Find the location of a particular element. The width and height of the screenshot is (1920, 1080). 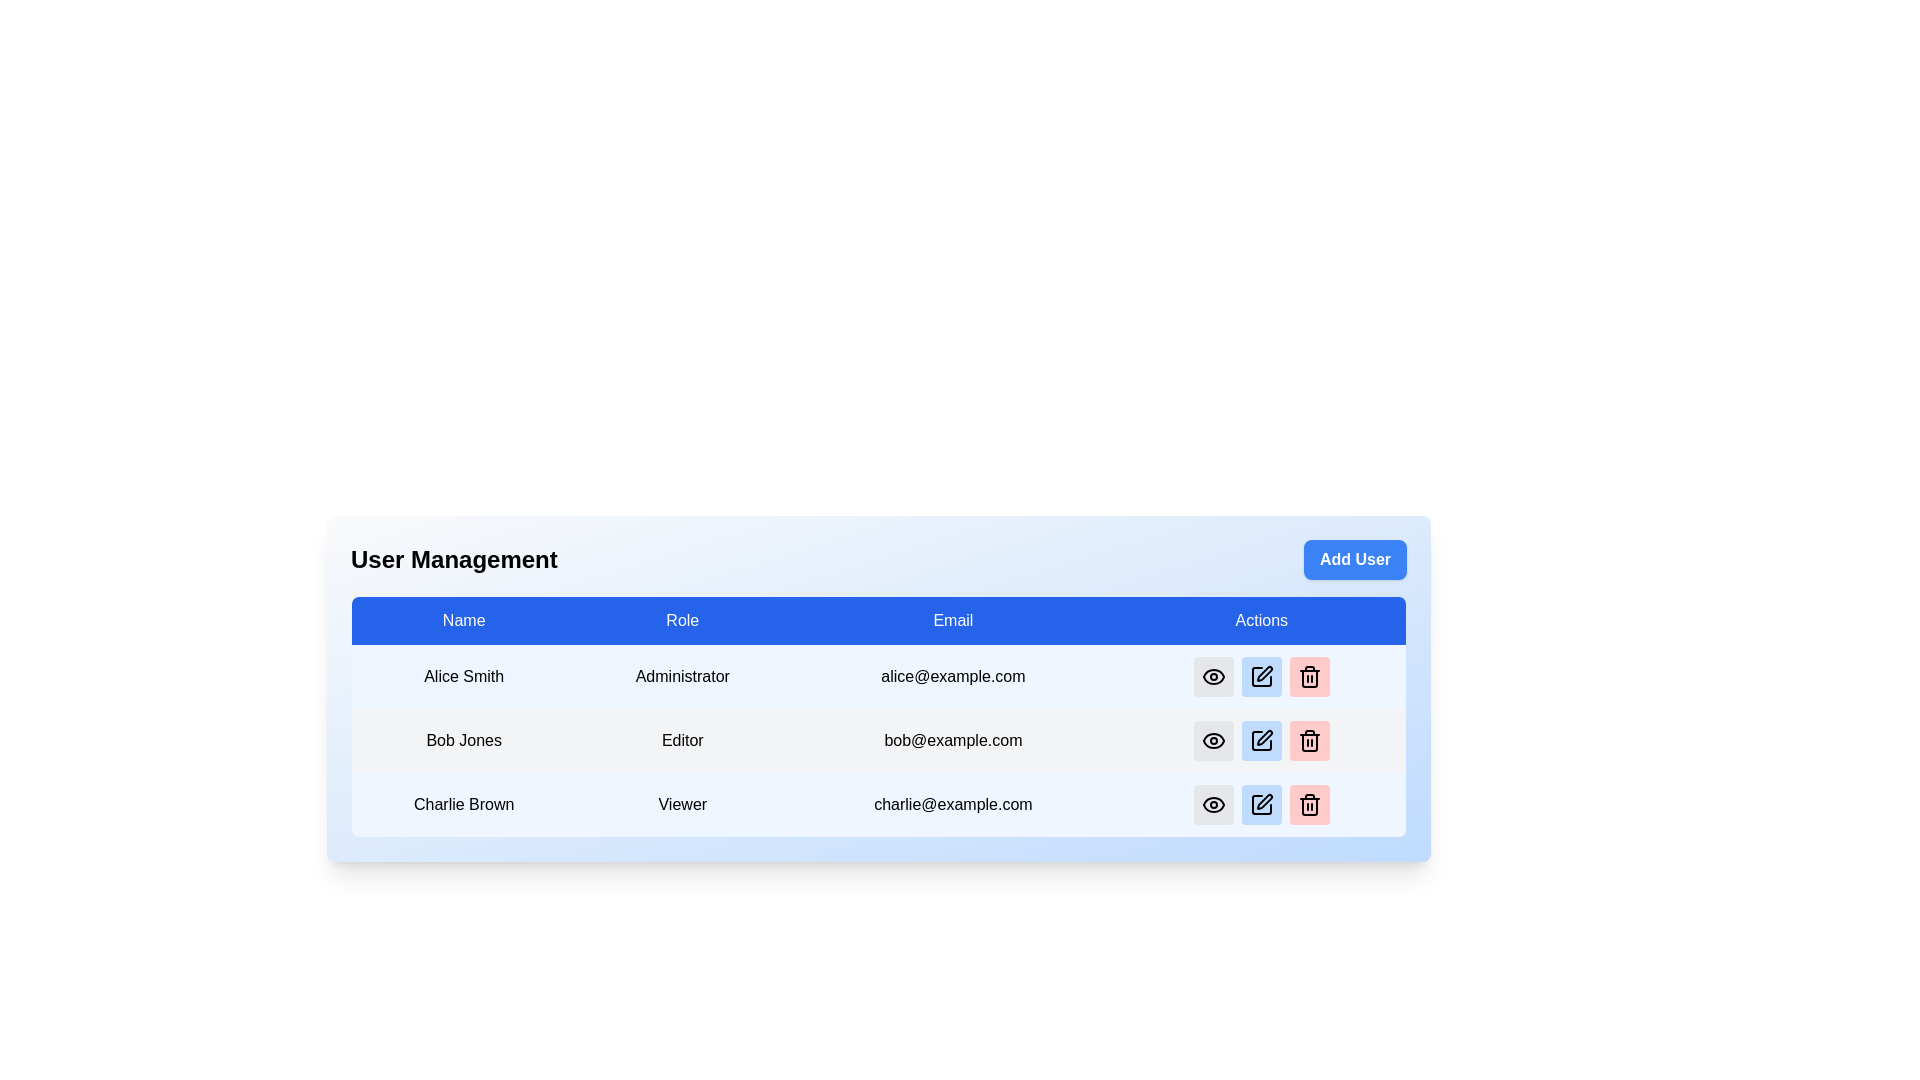

the eye icon in the 'Actions' column of the 'User Management' table for 'Charlie Brown' is located at coordinates (1212, 804).